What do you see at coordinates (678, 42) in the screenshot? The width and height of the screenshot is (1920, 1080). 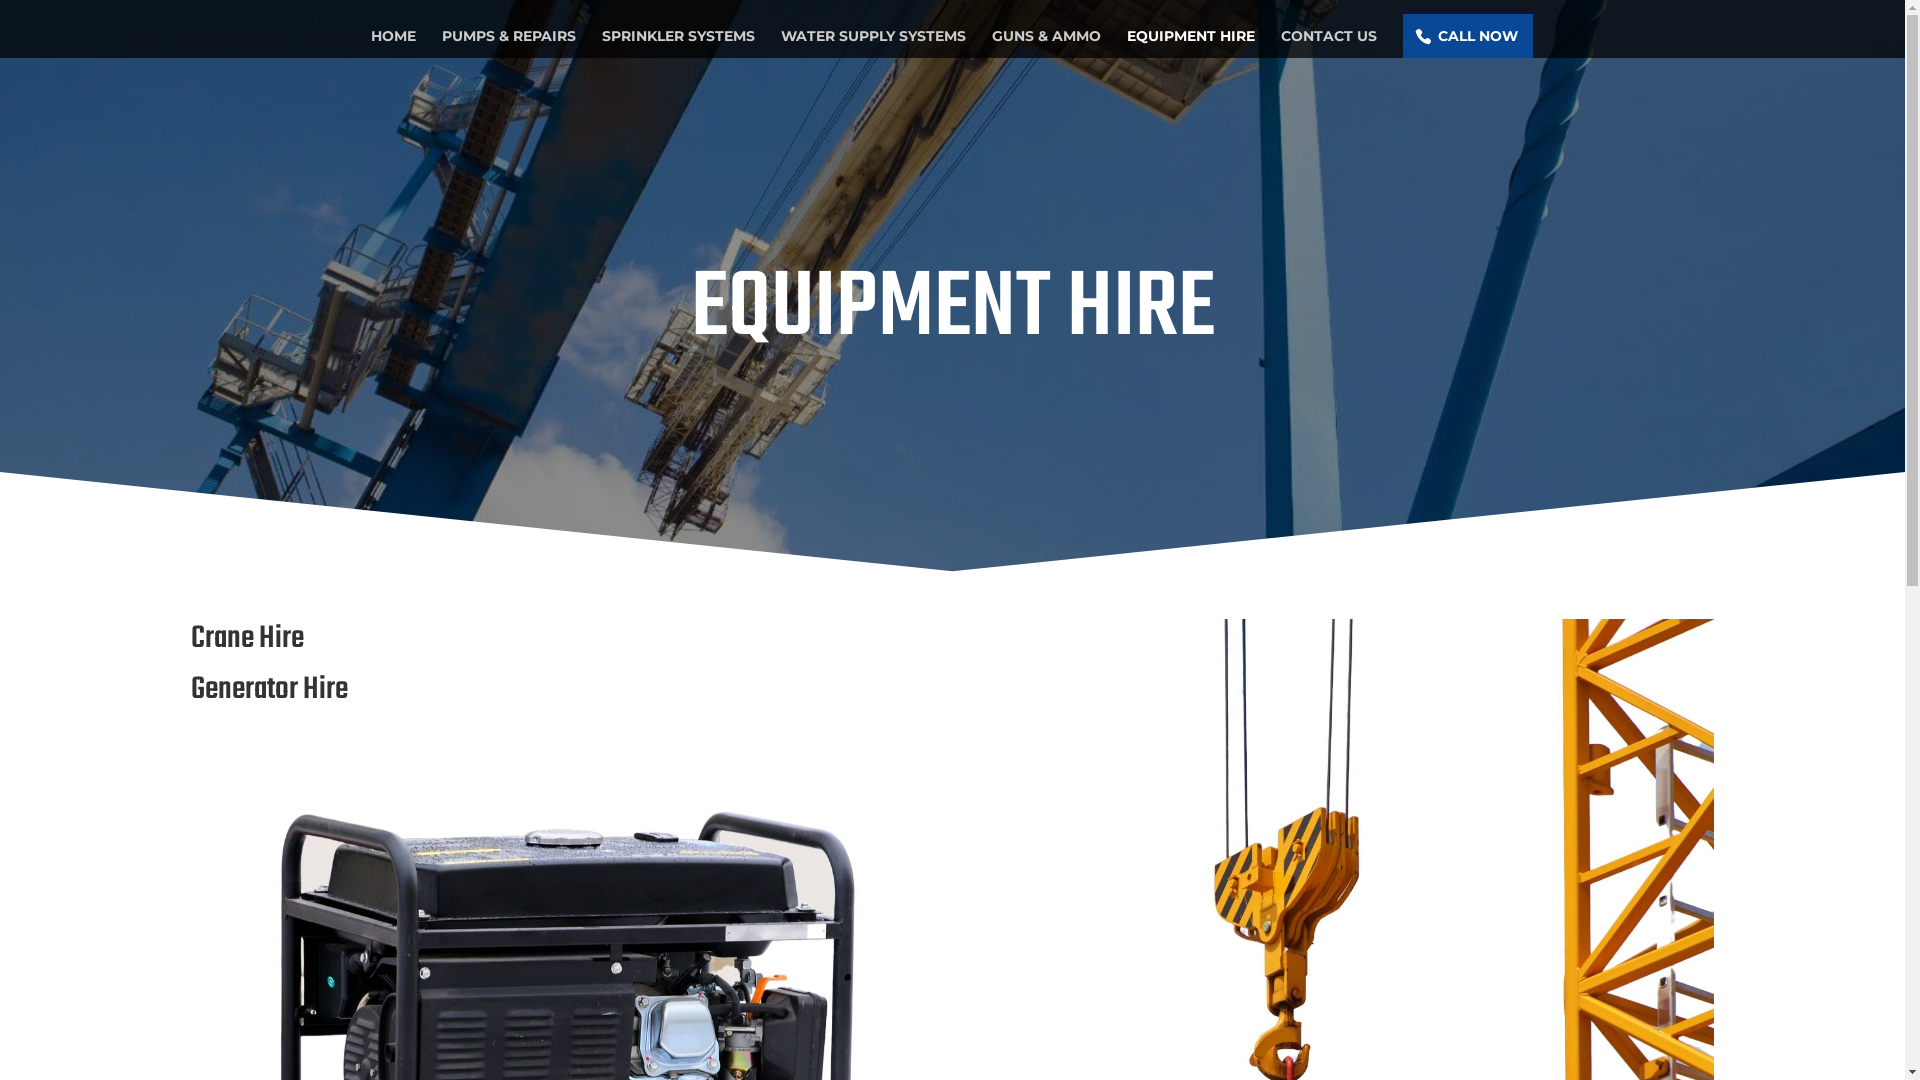 I see `'SPRINKLER SYSTEMS'` at bounding box center [678, 42].